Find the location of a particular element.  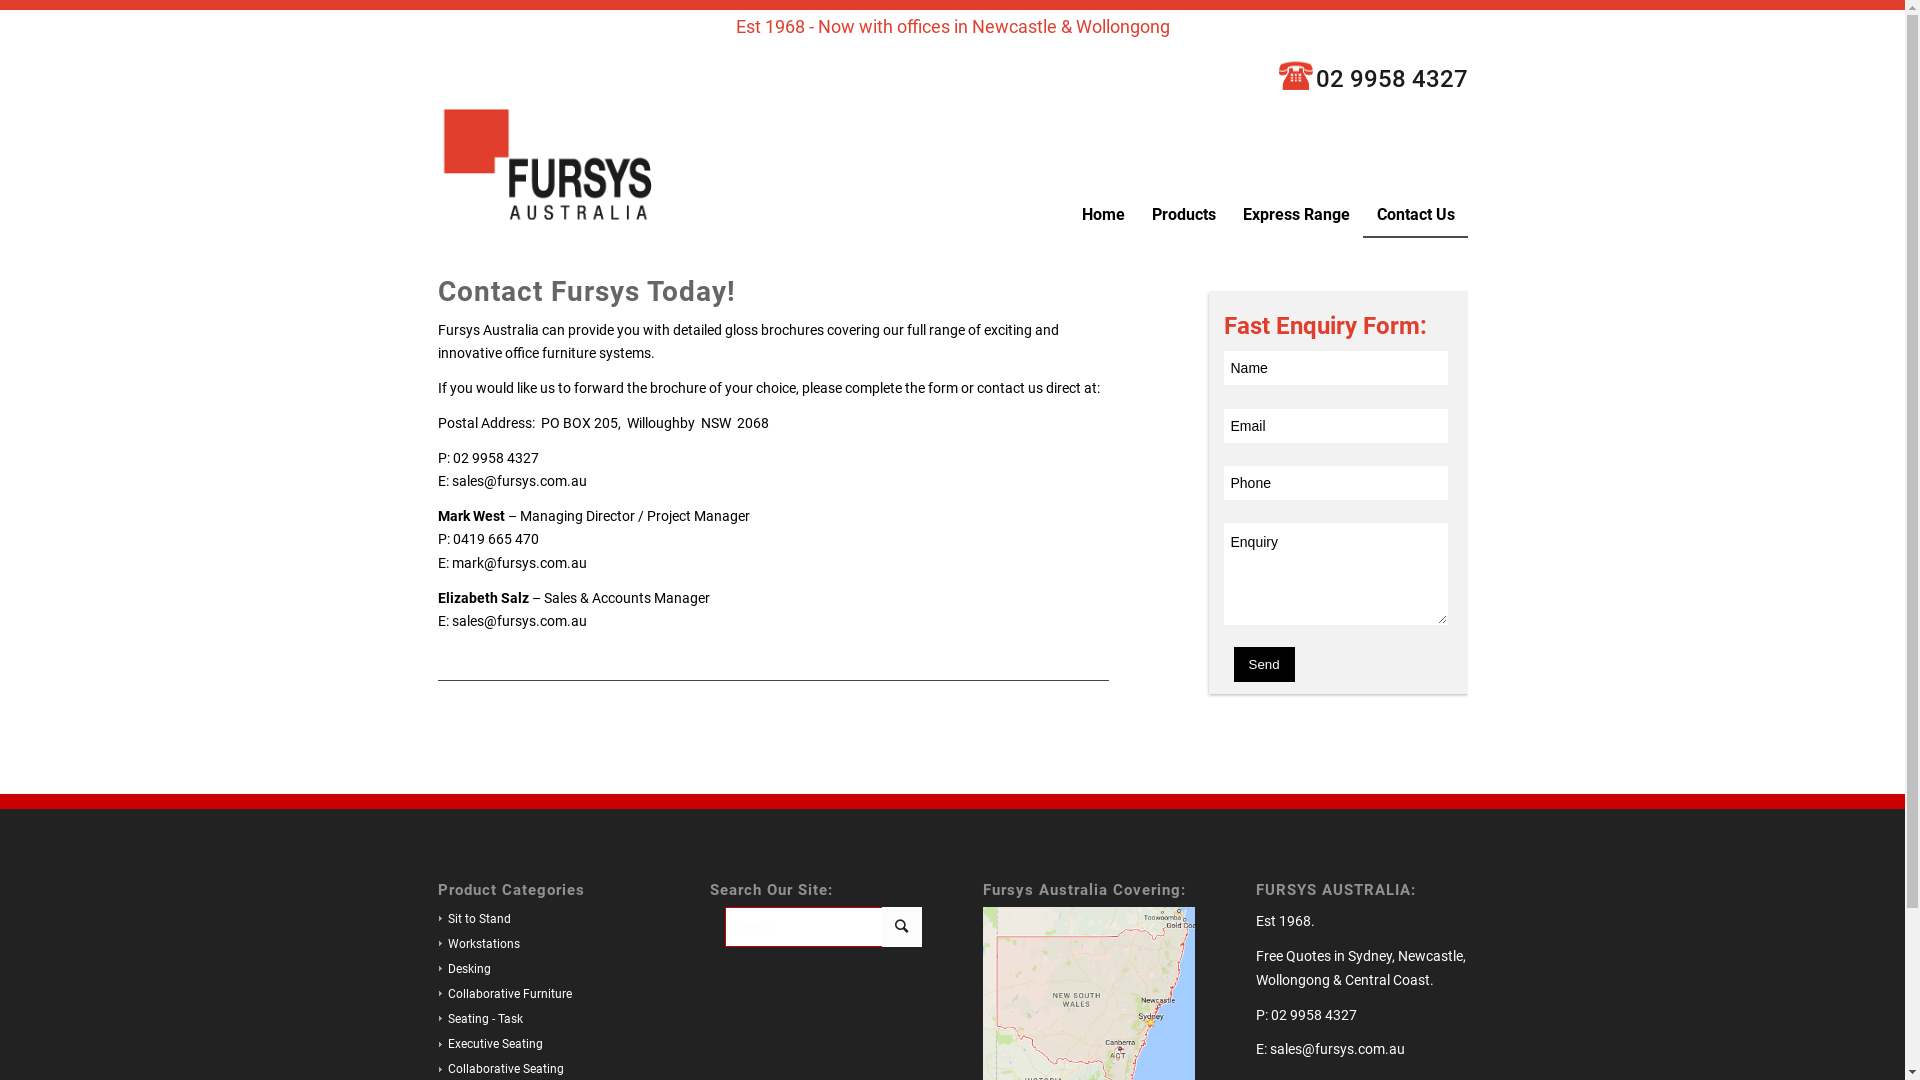

'Desking' is located at coordinates (463, 967).